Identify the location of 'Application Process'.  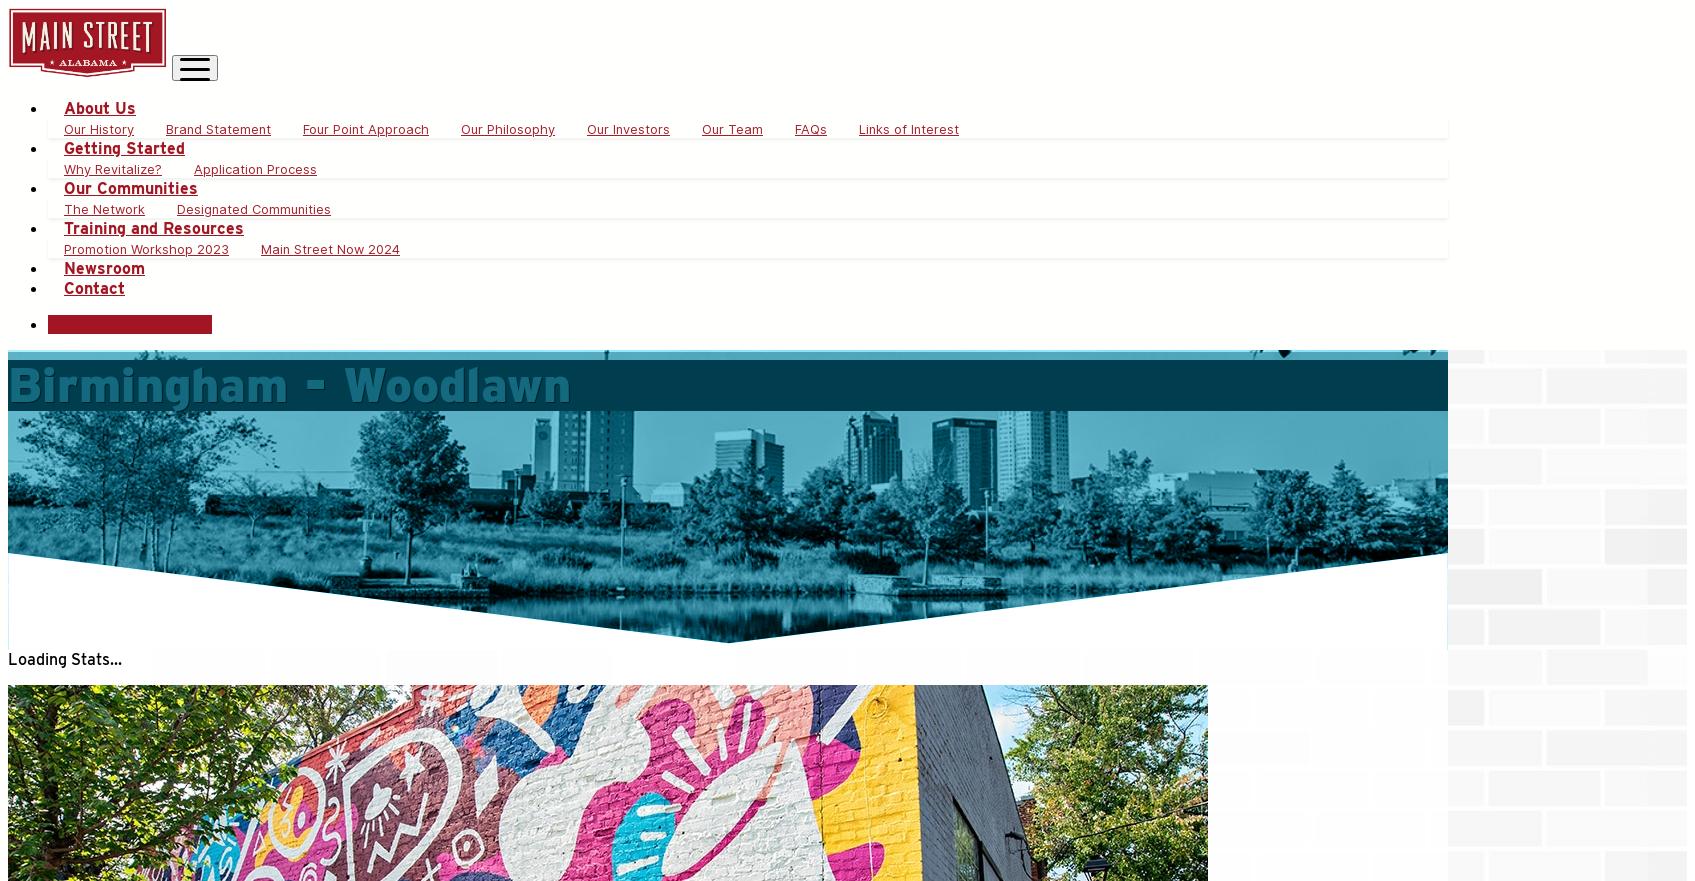
(254, 168).